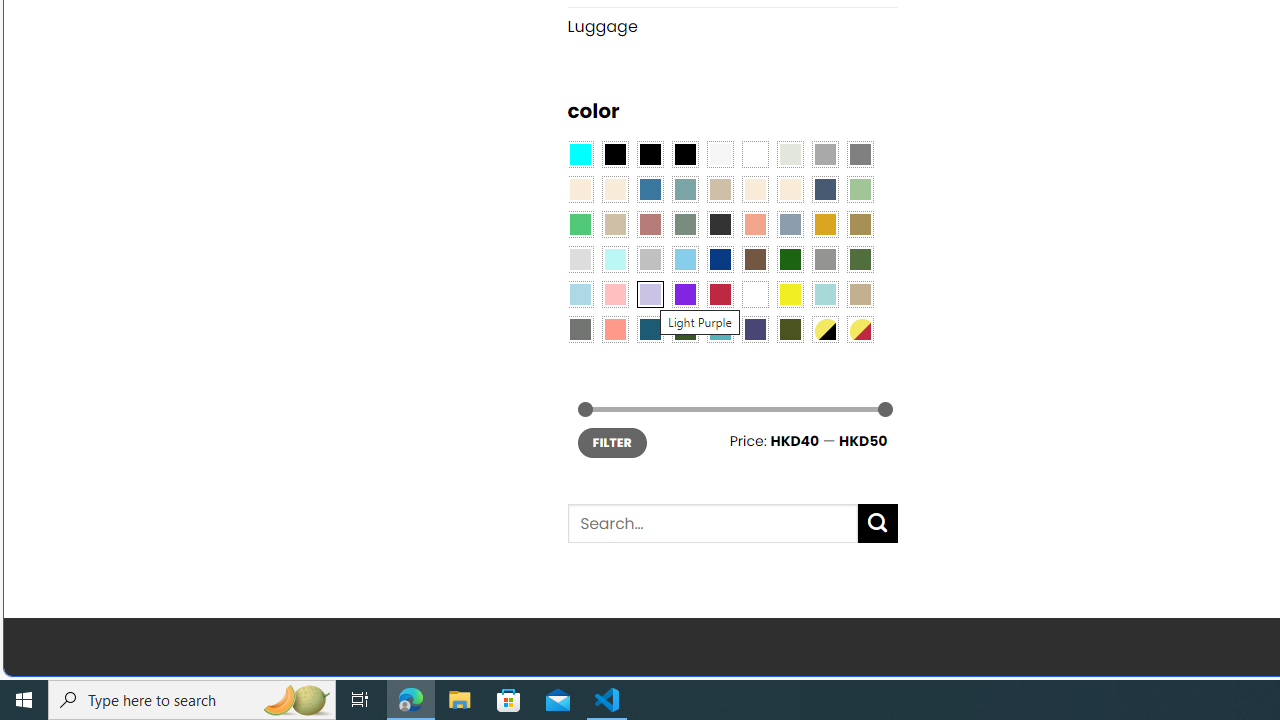 The width and height of the screenshot is (1280, 720). I want to click on 'Black', so click(650, 153).